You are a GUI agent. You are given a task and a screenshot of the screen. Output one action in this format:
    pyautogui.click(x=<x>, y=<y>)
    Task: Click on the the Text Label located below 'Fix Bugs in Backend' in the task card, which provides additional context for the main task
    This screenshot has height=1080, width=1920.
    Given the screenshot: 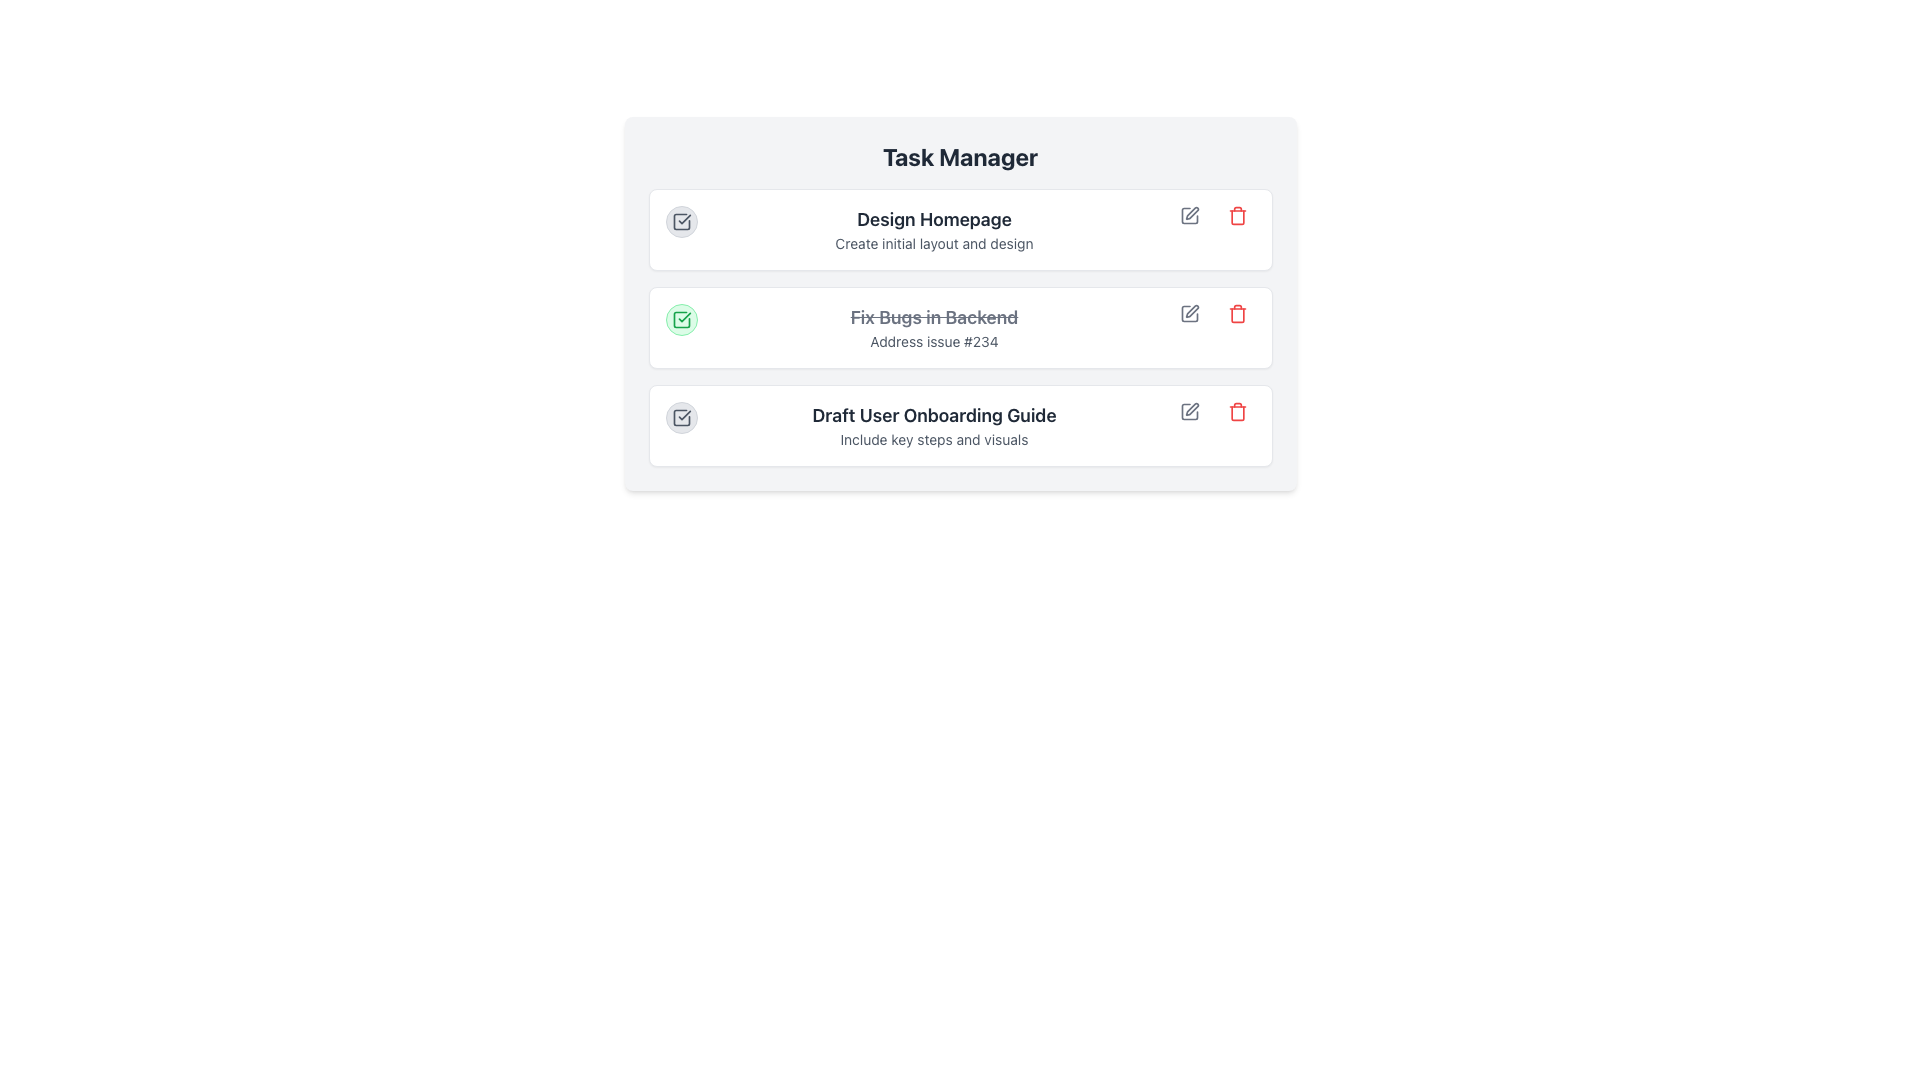 What is the action you would take?
    pyautogui.click(x=933, y=341)
    